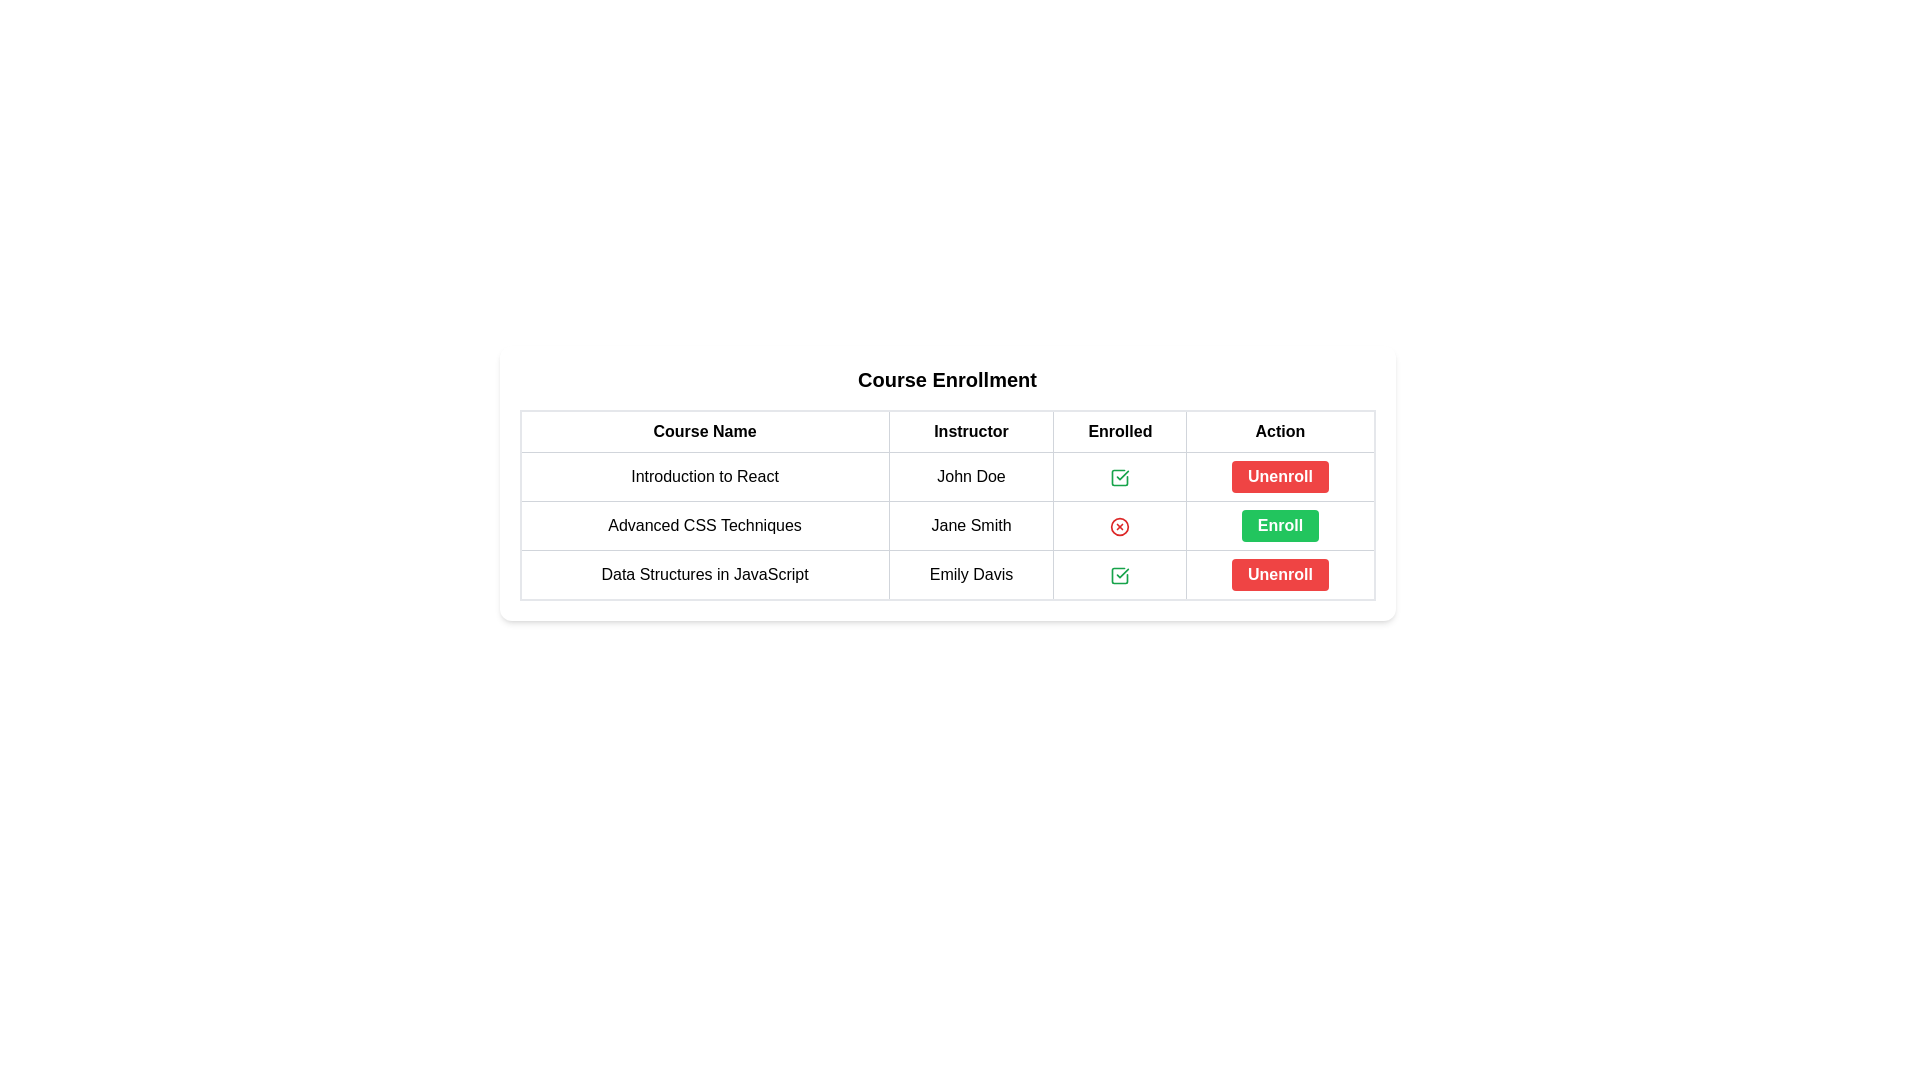  What do you see at coordinates (704, 524) in the screenshot?
I see `the text label displaying 'Advanced CSS Techniques' in the Course Enrollment table, located in the second row and first column` at bounding box center [704, 524].